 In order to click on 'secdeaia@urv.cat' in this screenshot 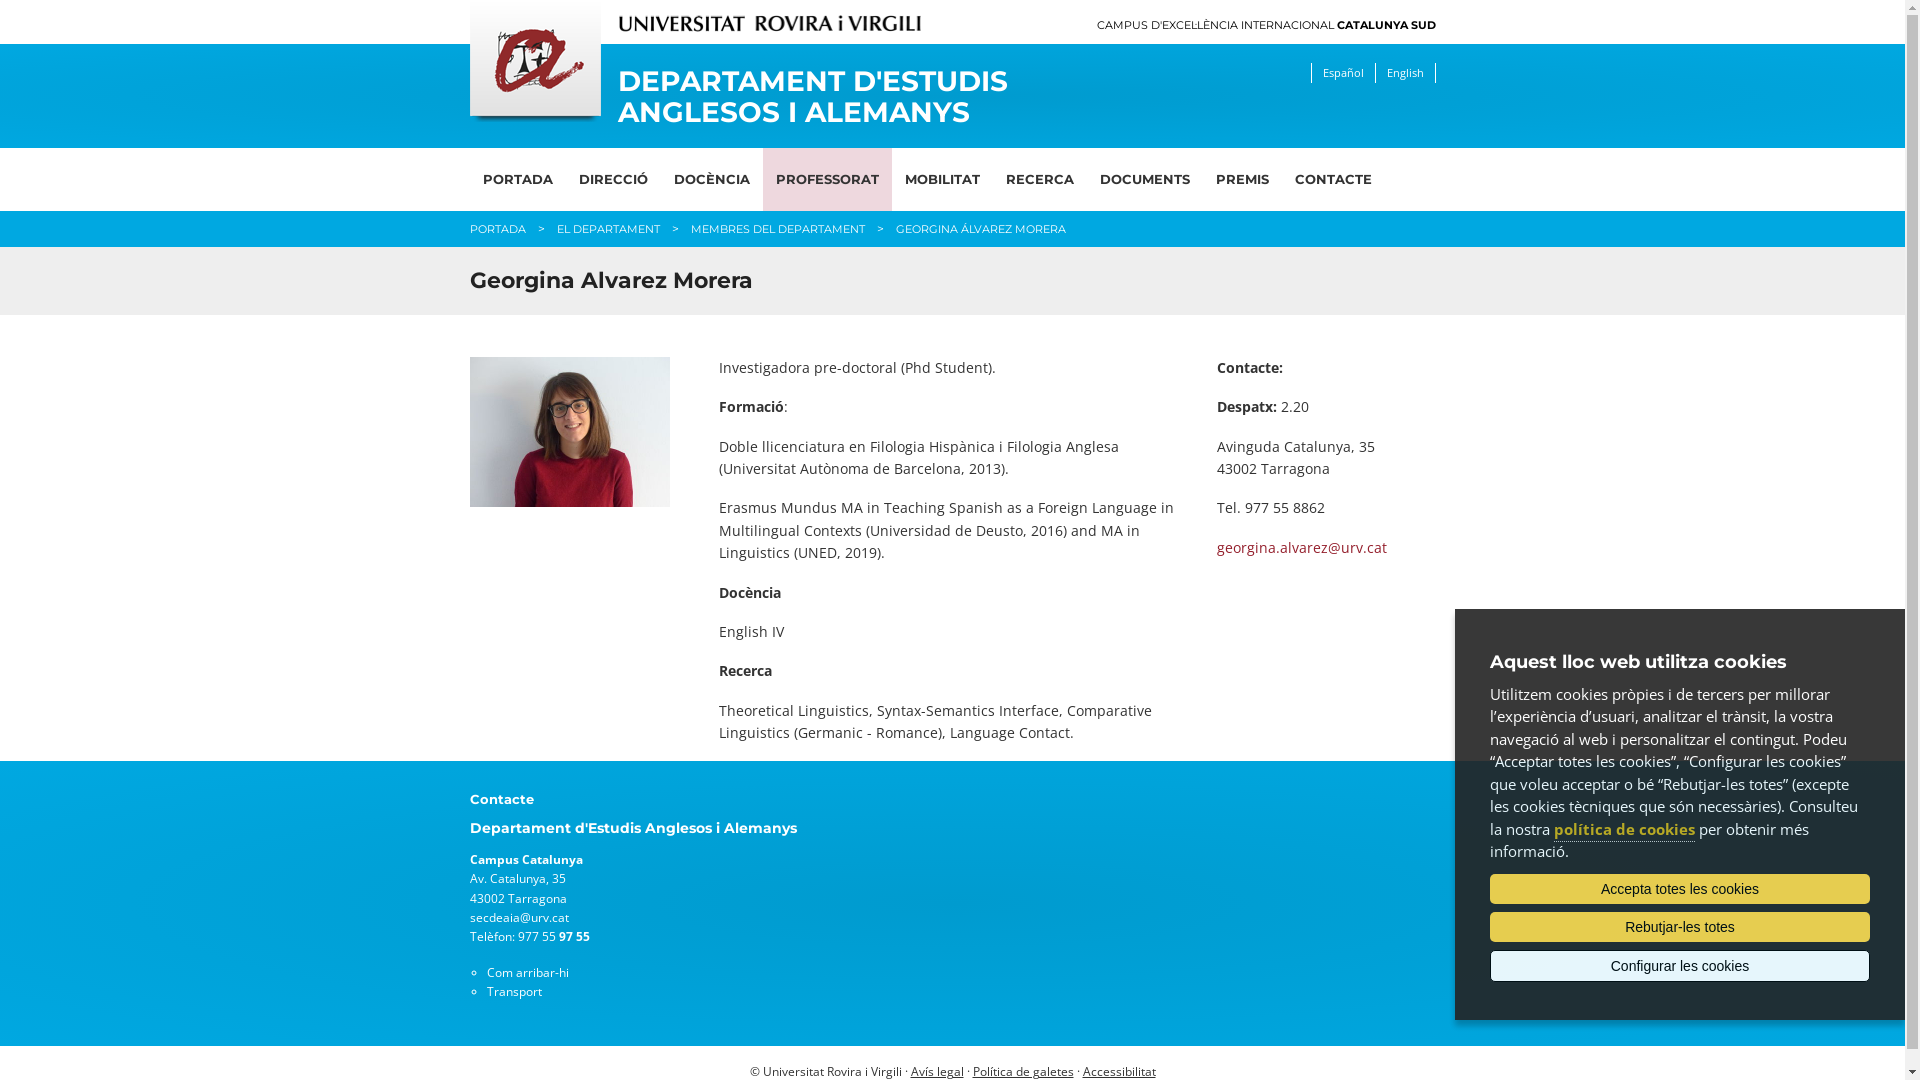, I will do `click(519, 917)`.